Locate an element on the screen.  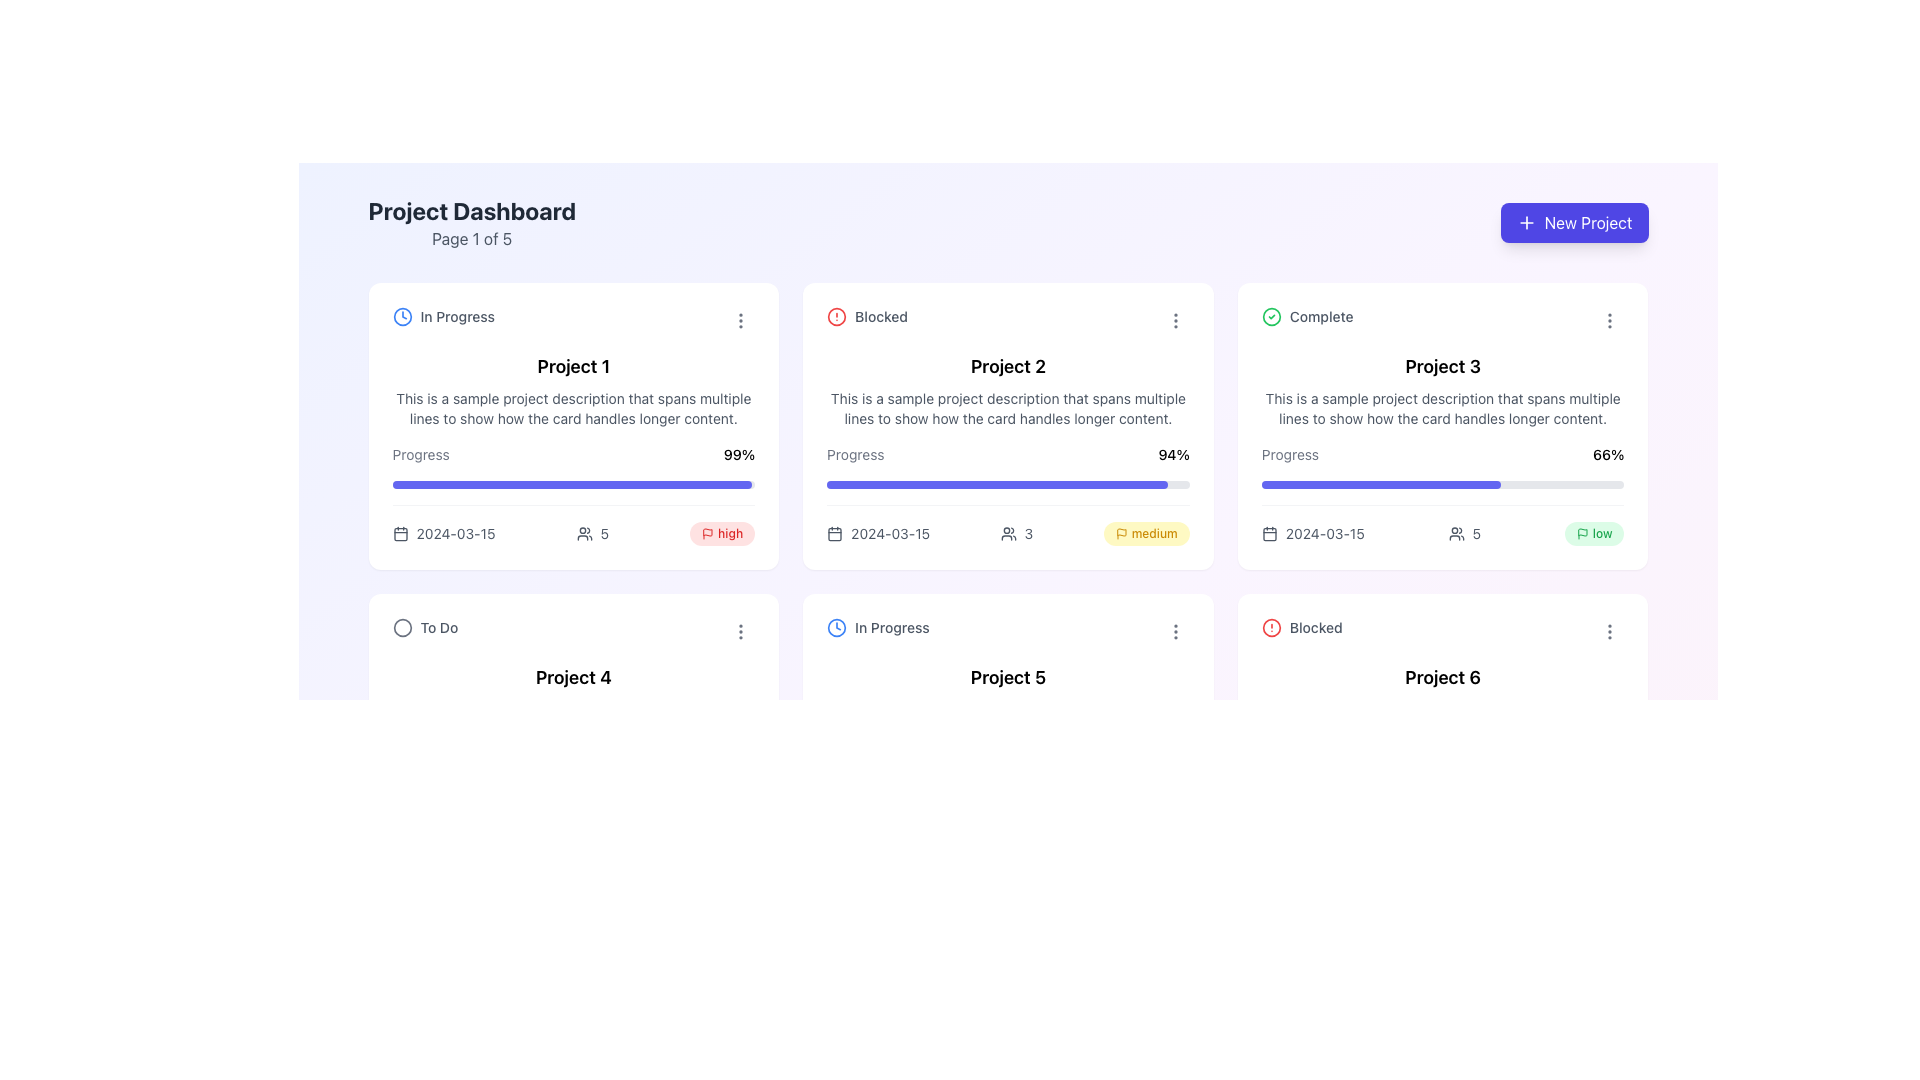
the progress visually by interacting with the progress bar located in the card for 'Project 5' in the second row, middle column of the grid layout, which indicates a completion percentage of 78% is located at coordinates (968, 794).